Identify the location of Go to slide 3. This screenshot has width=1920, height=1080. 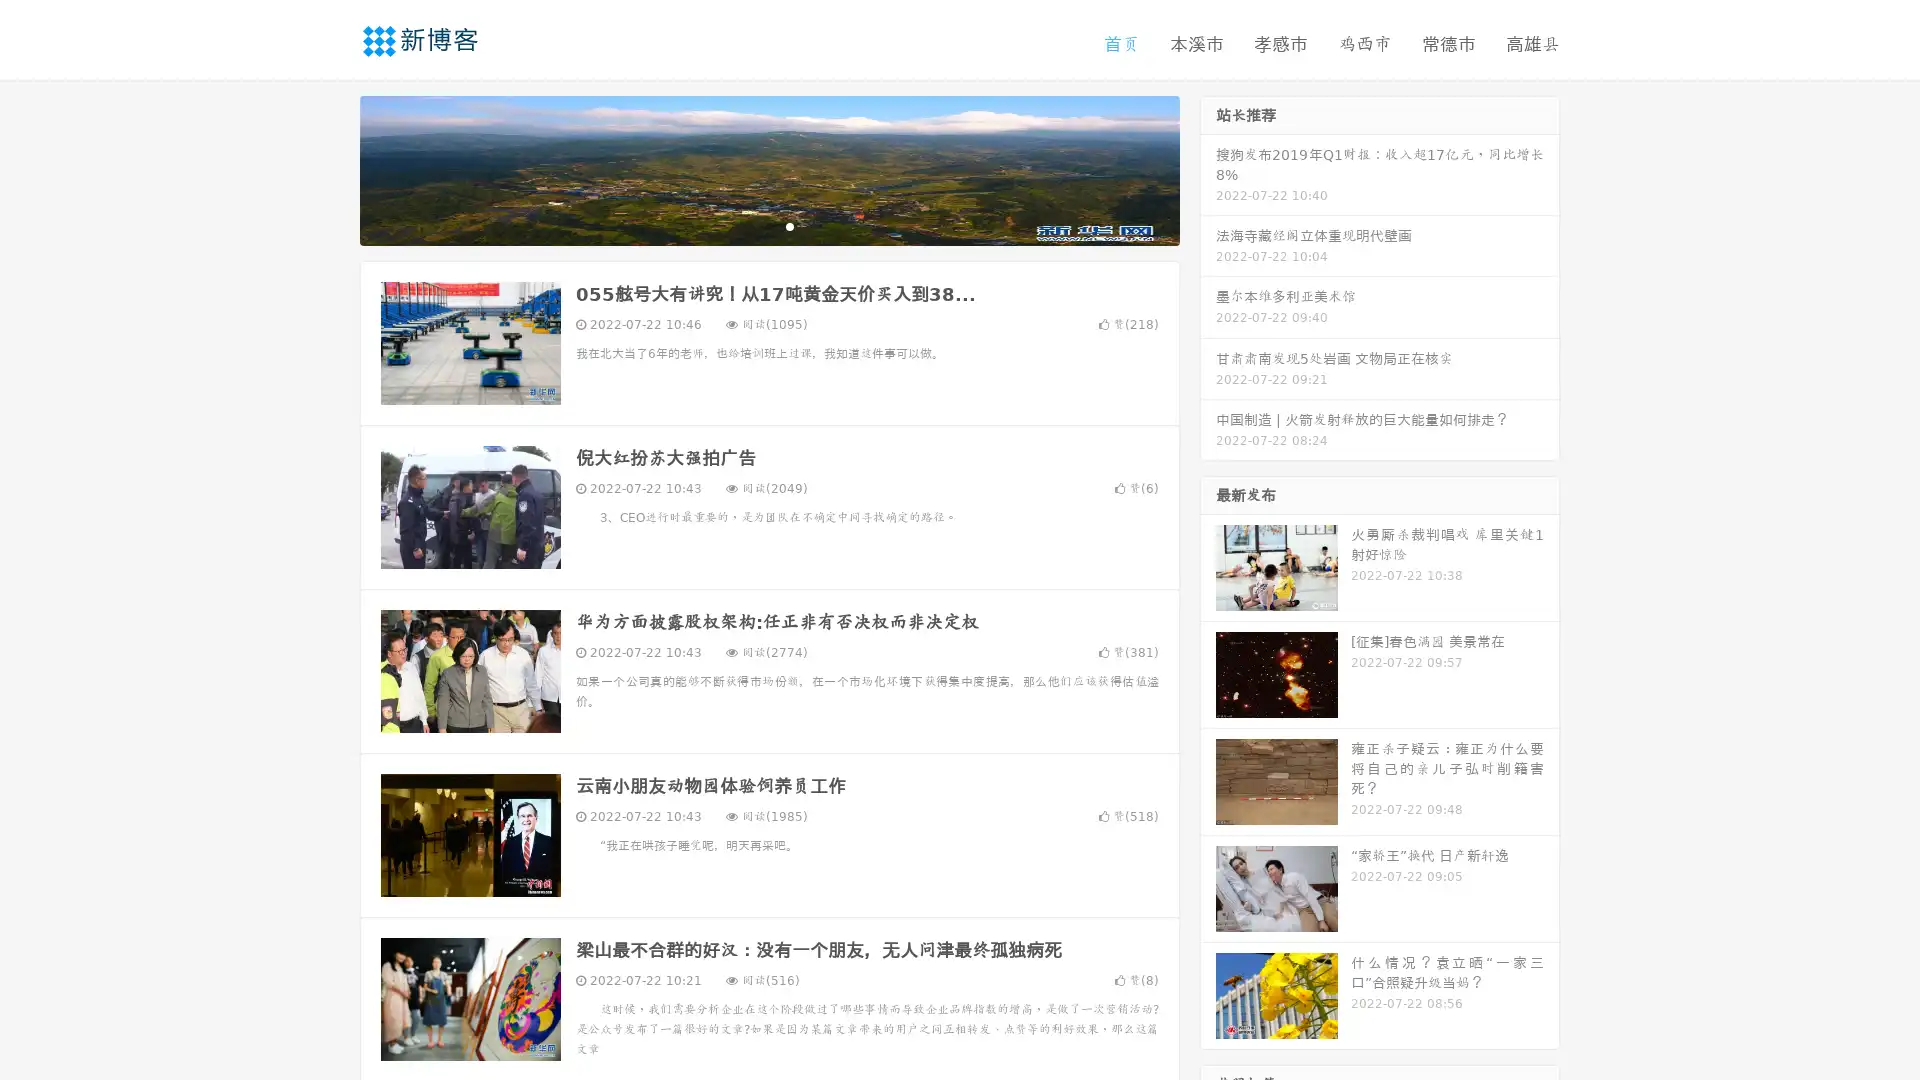
(789, 225).